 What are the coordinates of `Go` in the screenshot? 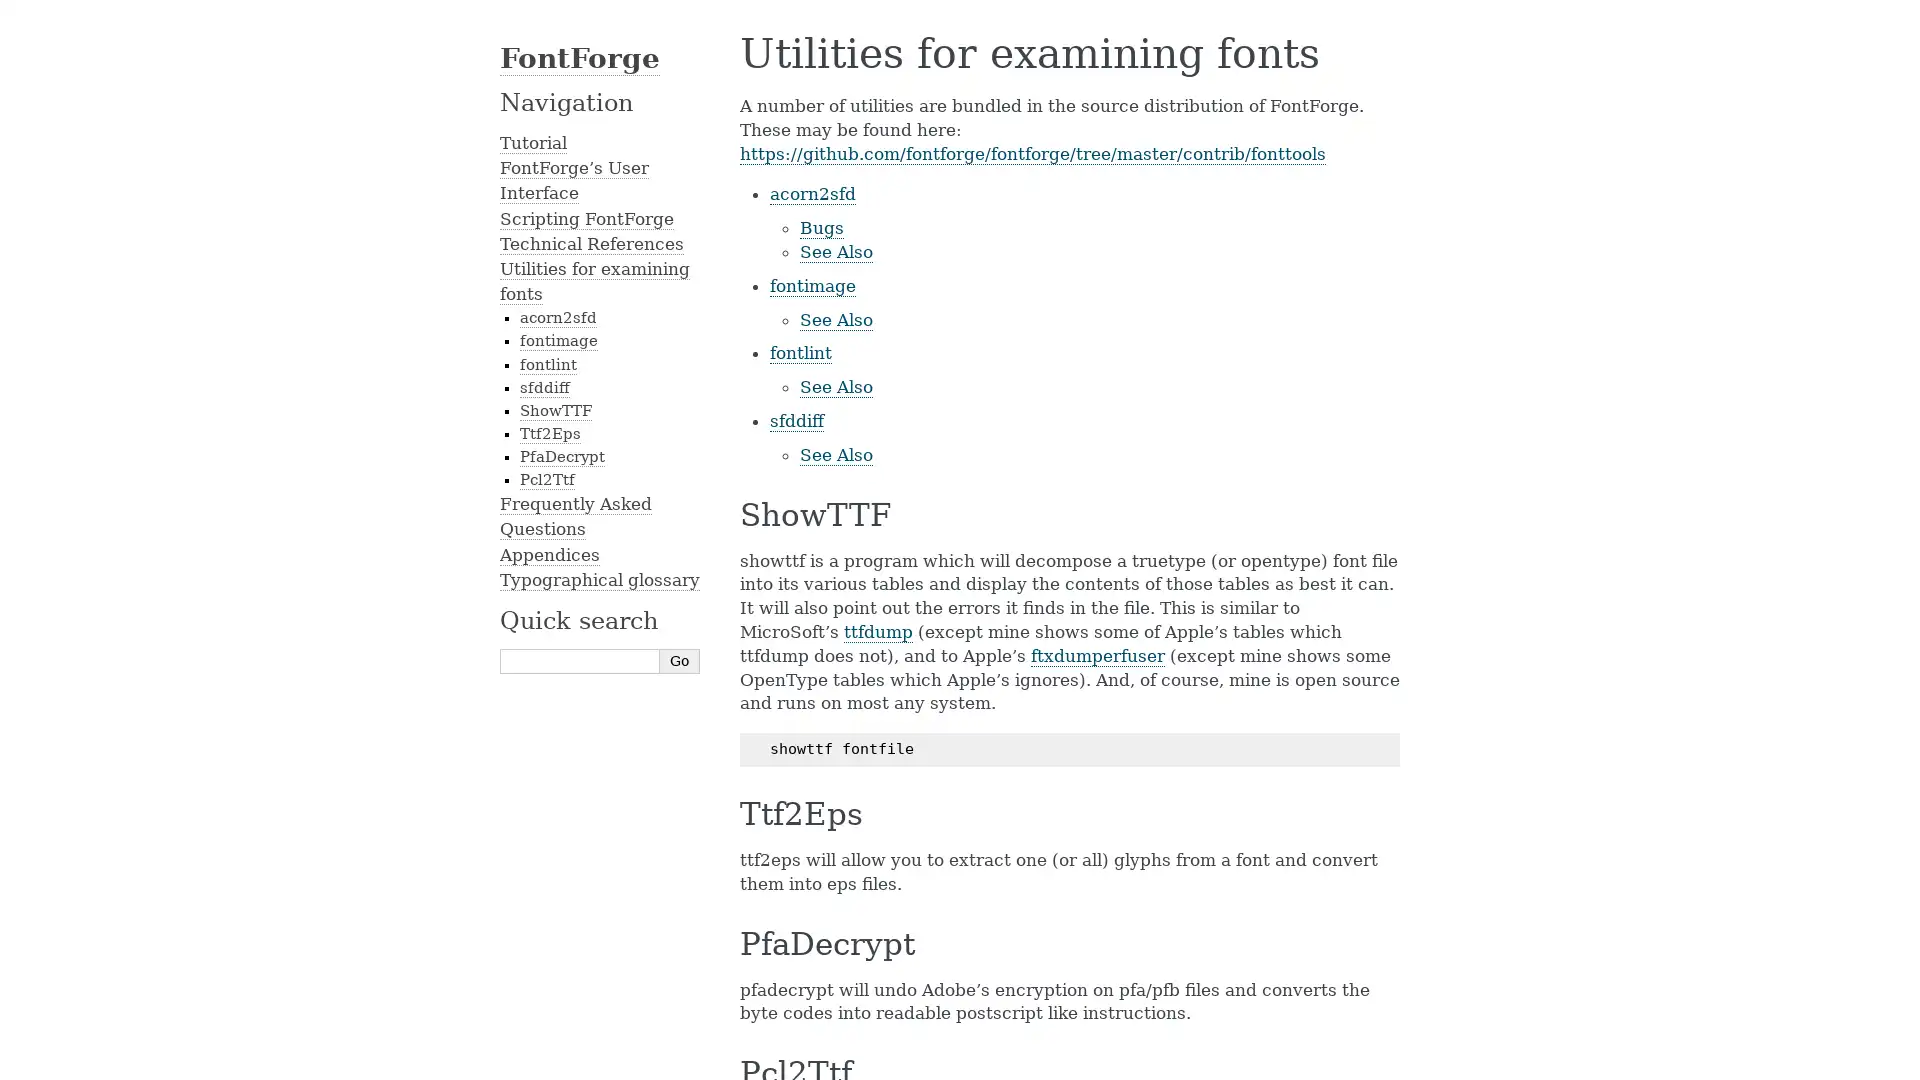 It's located at (680, 660).